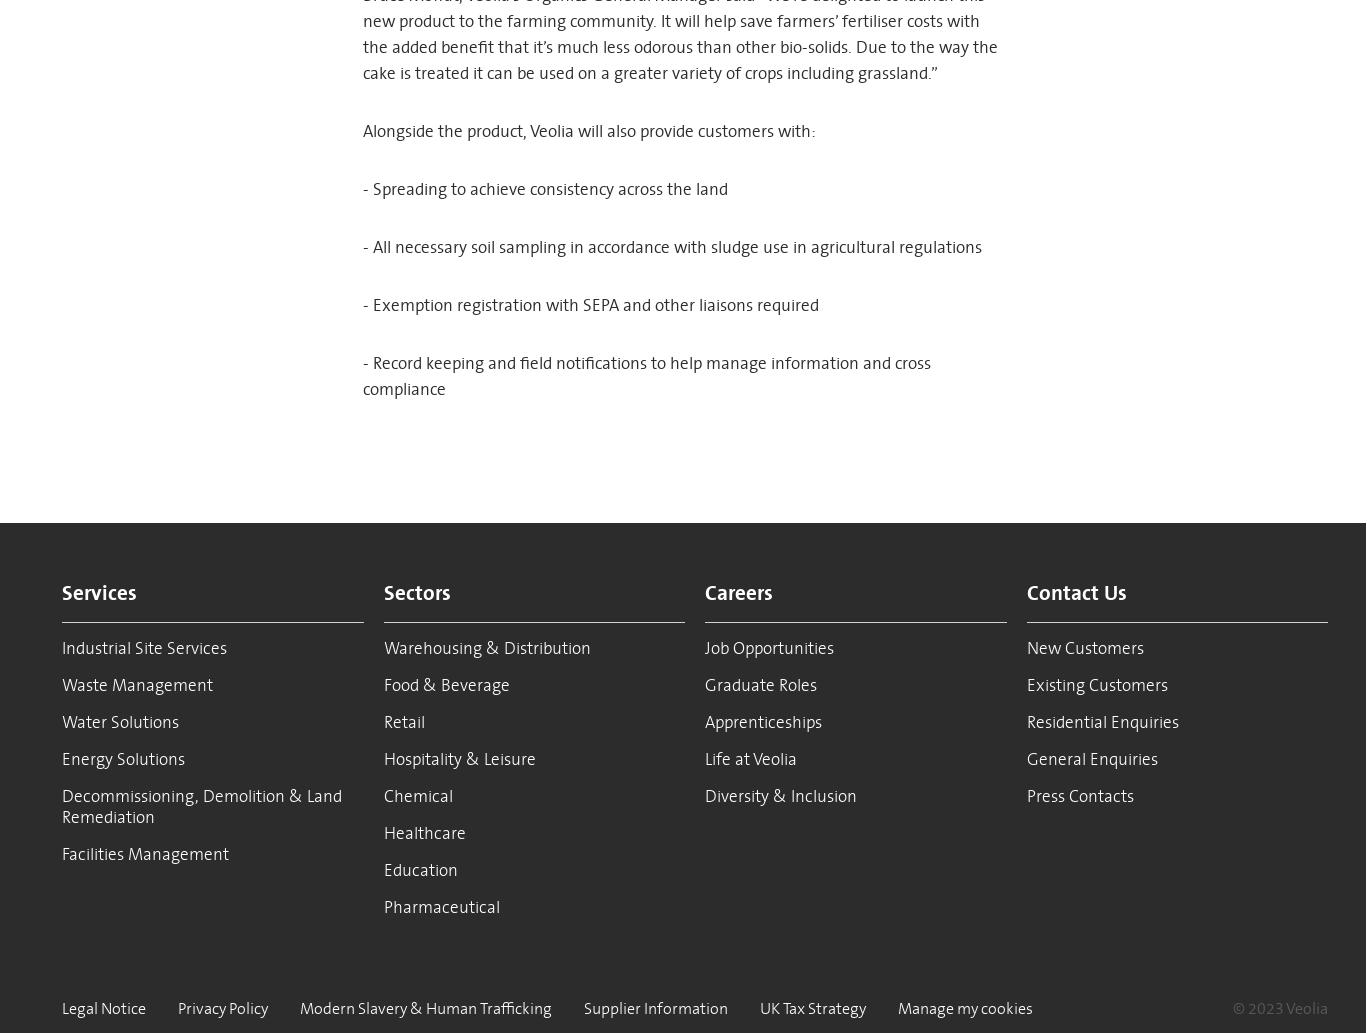 The height and width of the screenshot is (1033, 1367). I want to click on 'Food & Beverage', so click(445, 683).